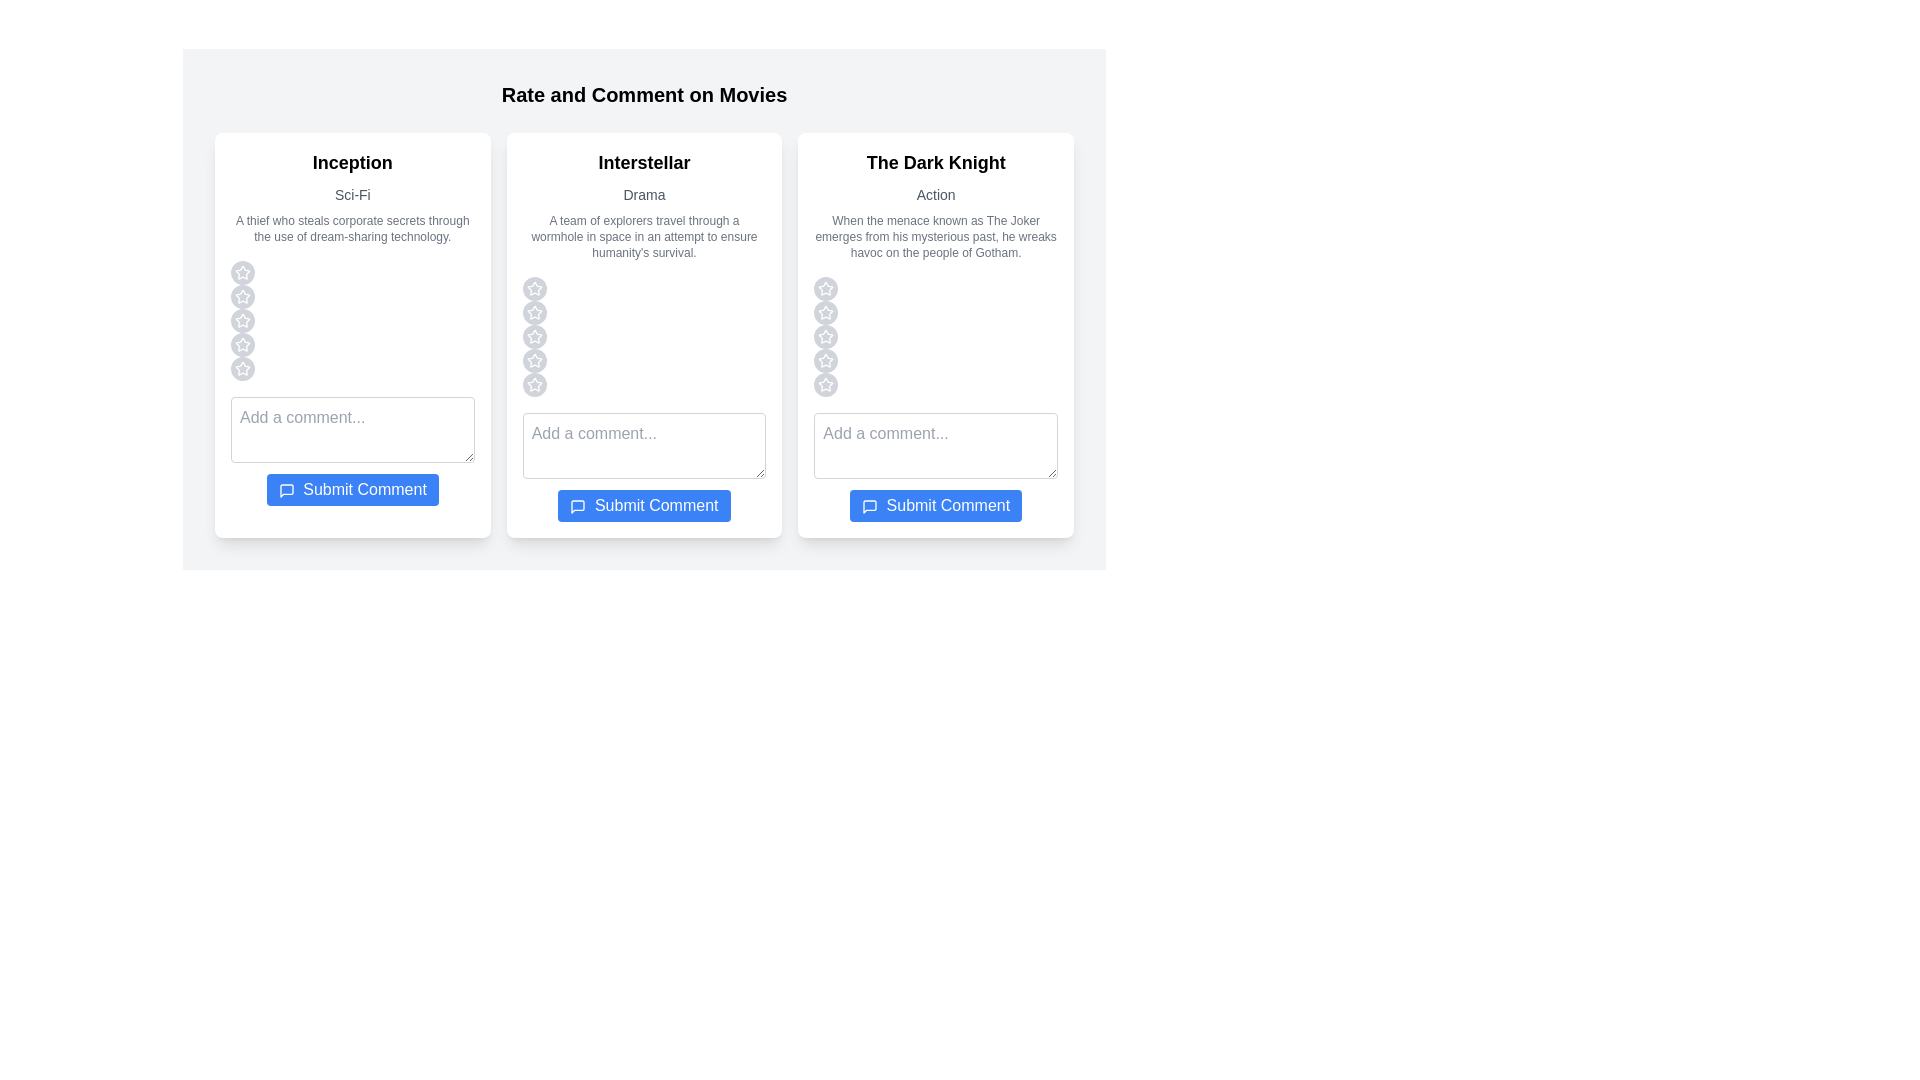 The width and height of the screenshot is (1920, 1080). I want to click on the star corresponding to the rating 2 for the movie Interstellar, so click(533, 312).